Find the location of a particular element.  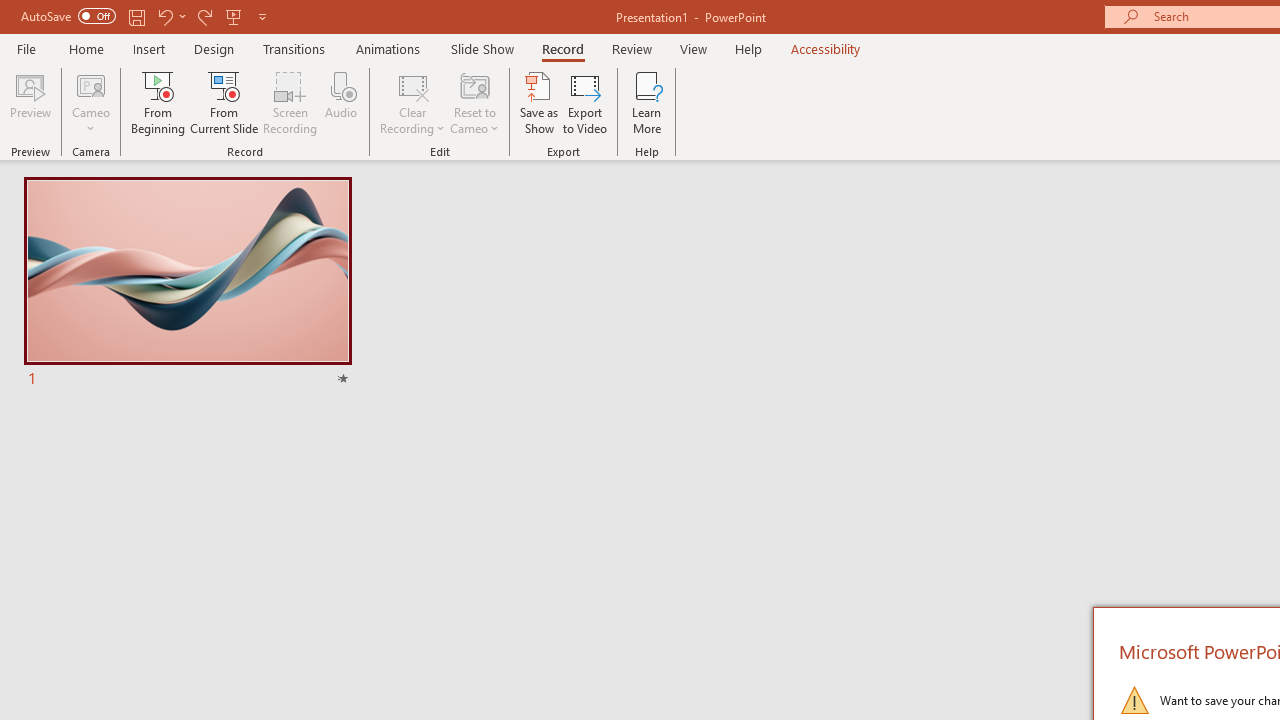

'Learn More' is located at coordinates (647, 103).